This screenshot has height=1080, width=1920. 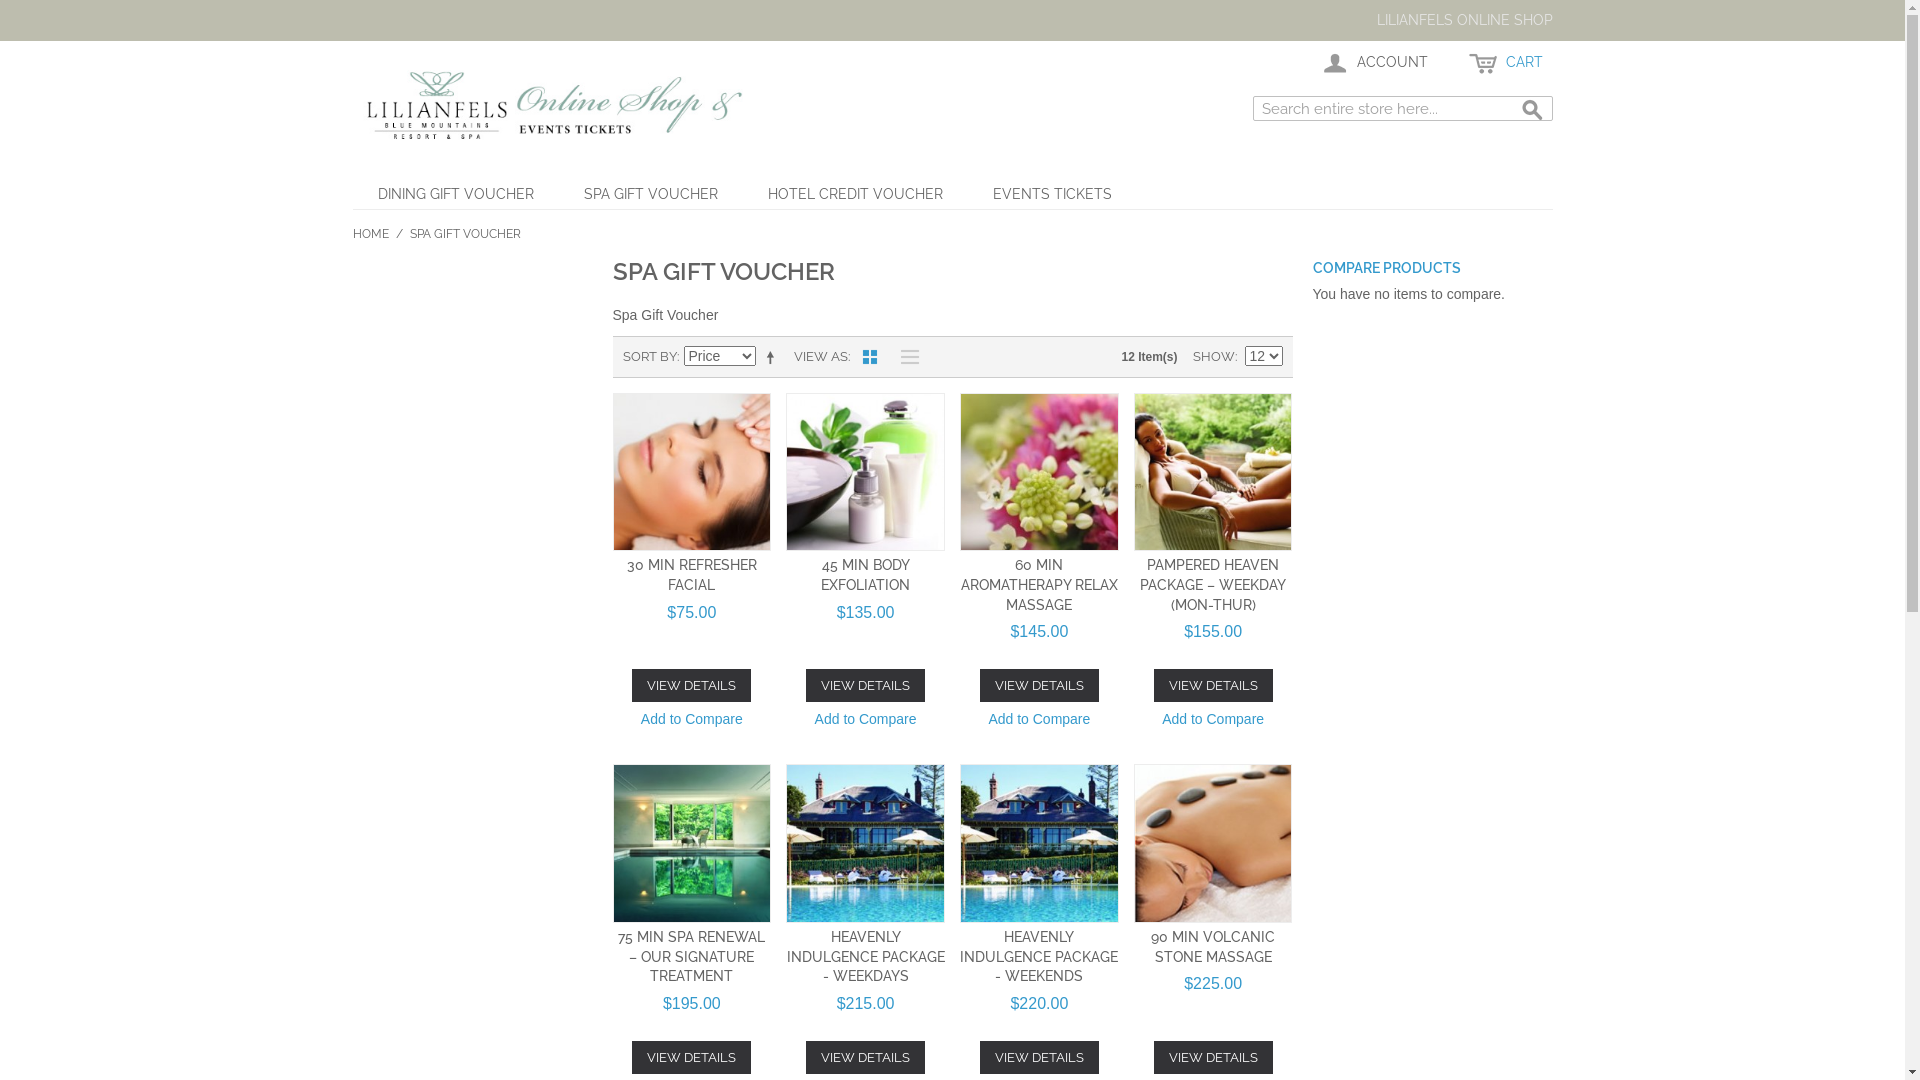 What do you see at coordinates (454, 193) in the screenshot?
I see `'DINING GIFT VOUCHER'` at bounding box center [454, 193].